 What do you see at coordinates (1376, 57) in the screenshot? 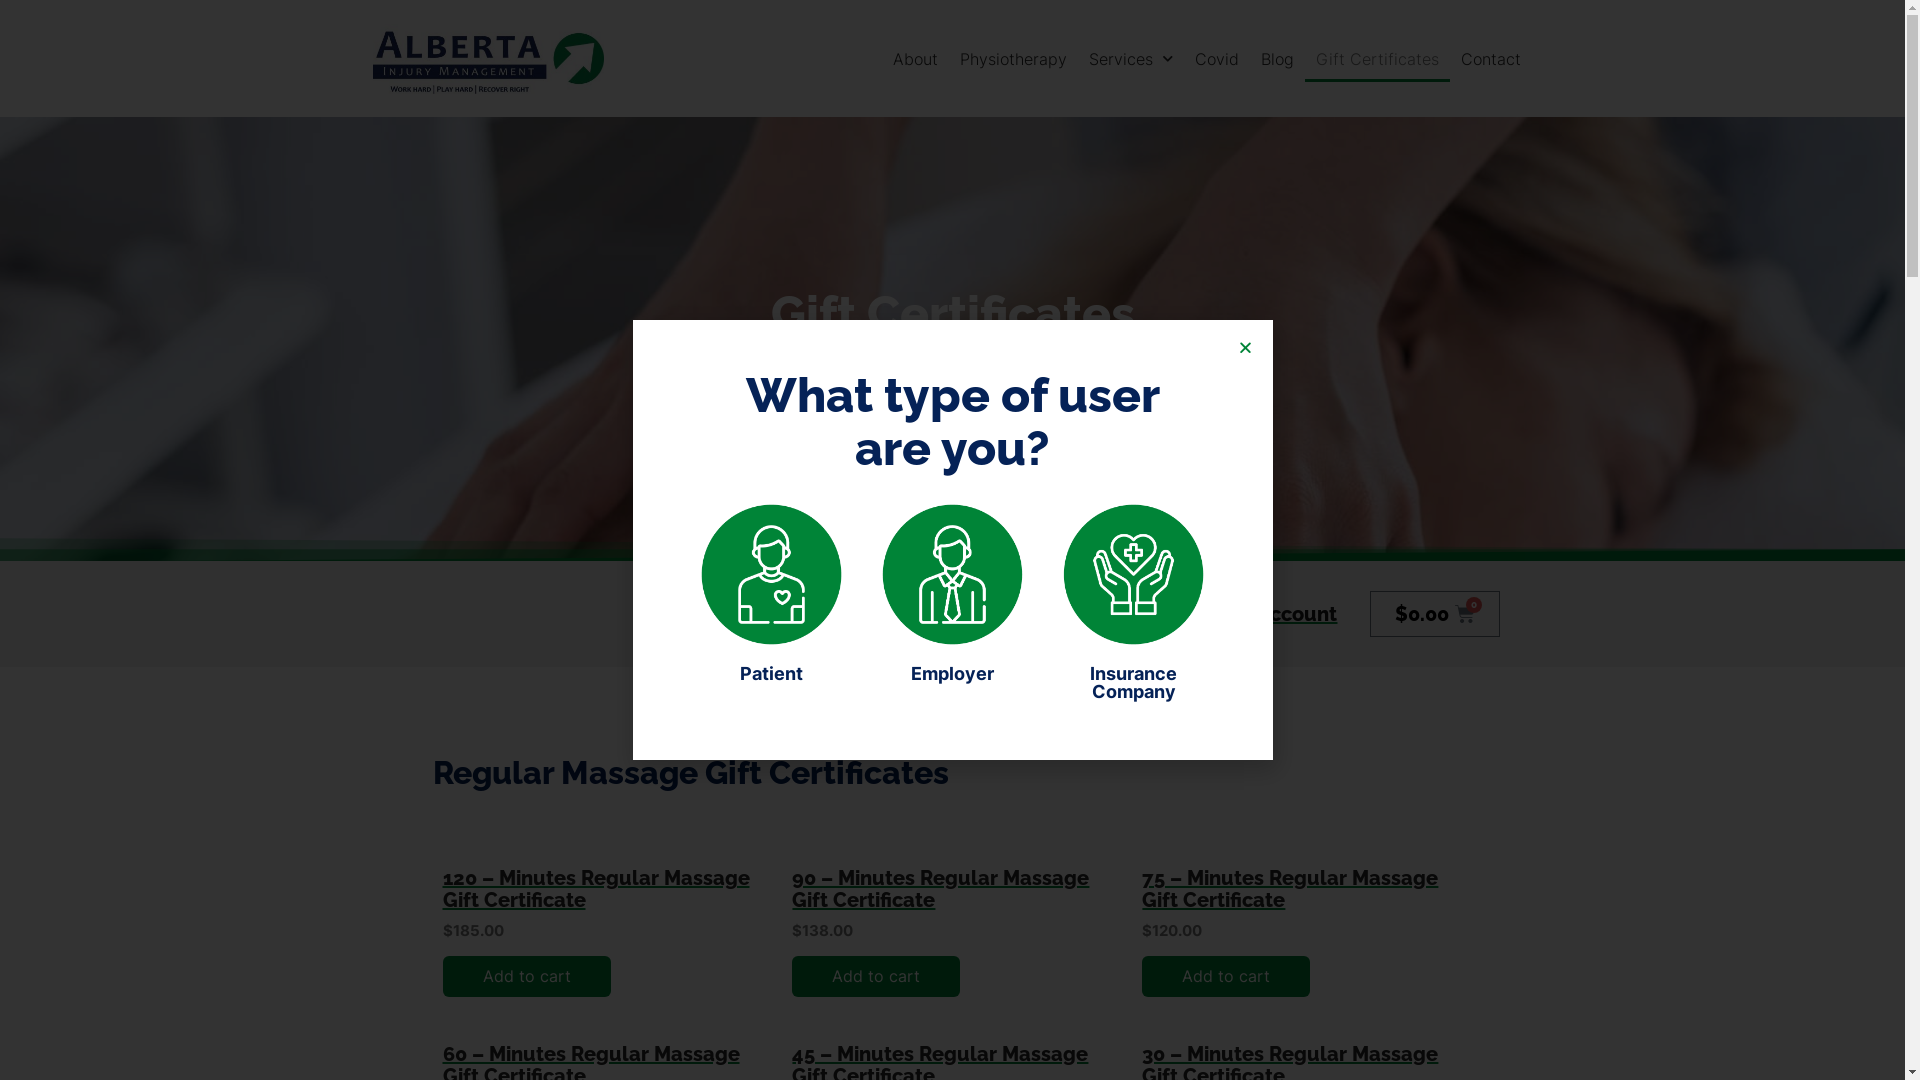
I see `'Gift Certificates'` at bounding box center [1376, 57].